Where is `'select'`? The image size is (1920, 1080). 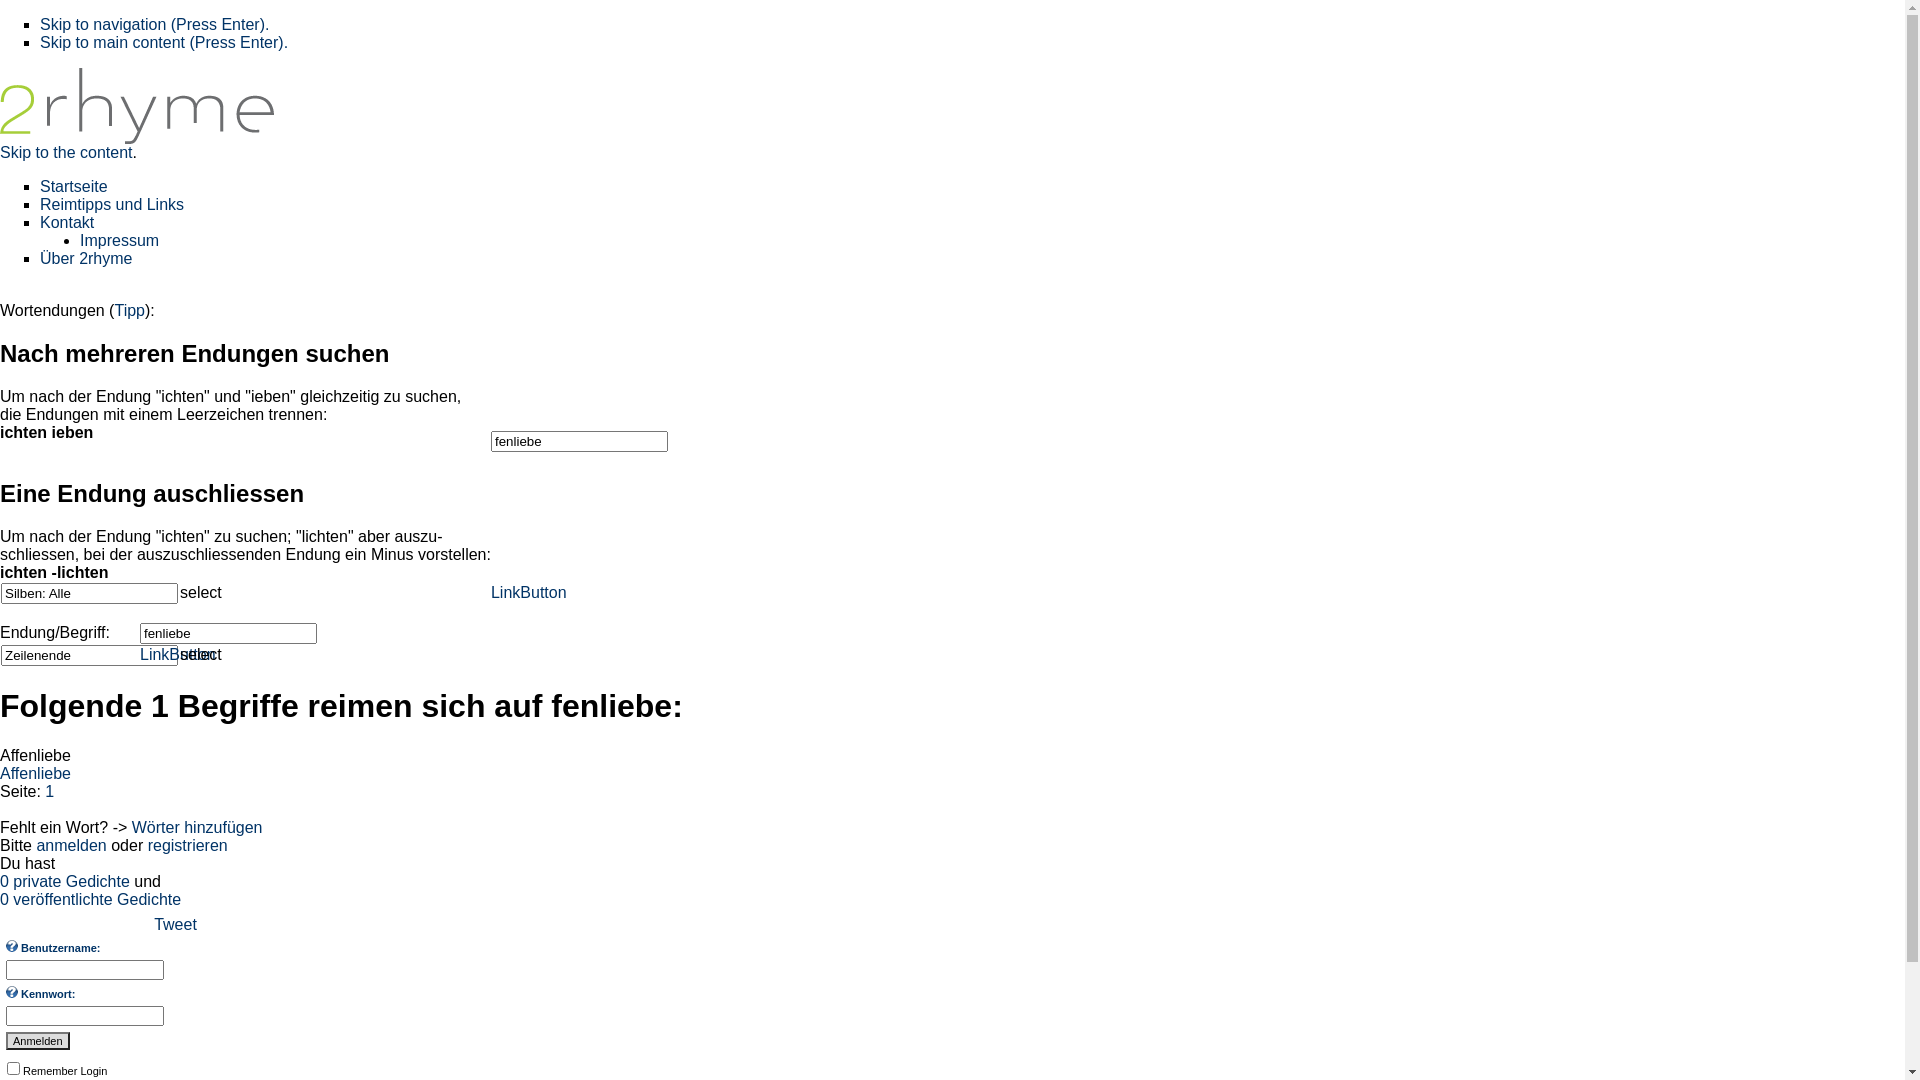
'select' is located at coordinates (201, 655).